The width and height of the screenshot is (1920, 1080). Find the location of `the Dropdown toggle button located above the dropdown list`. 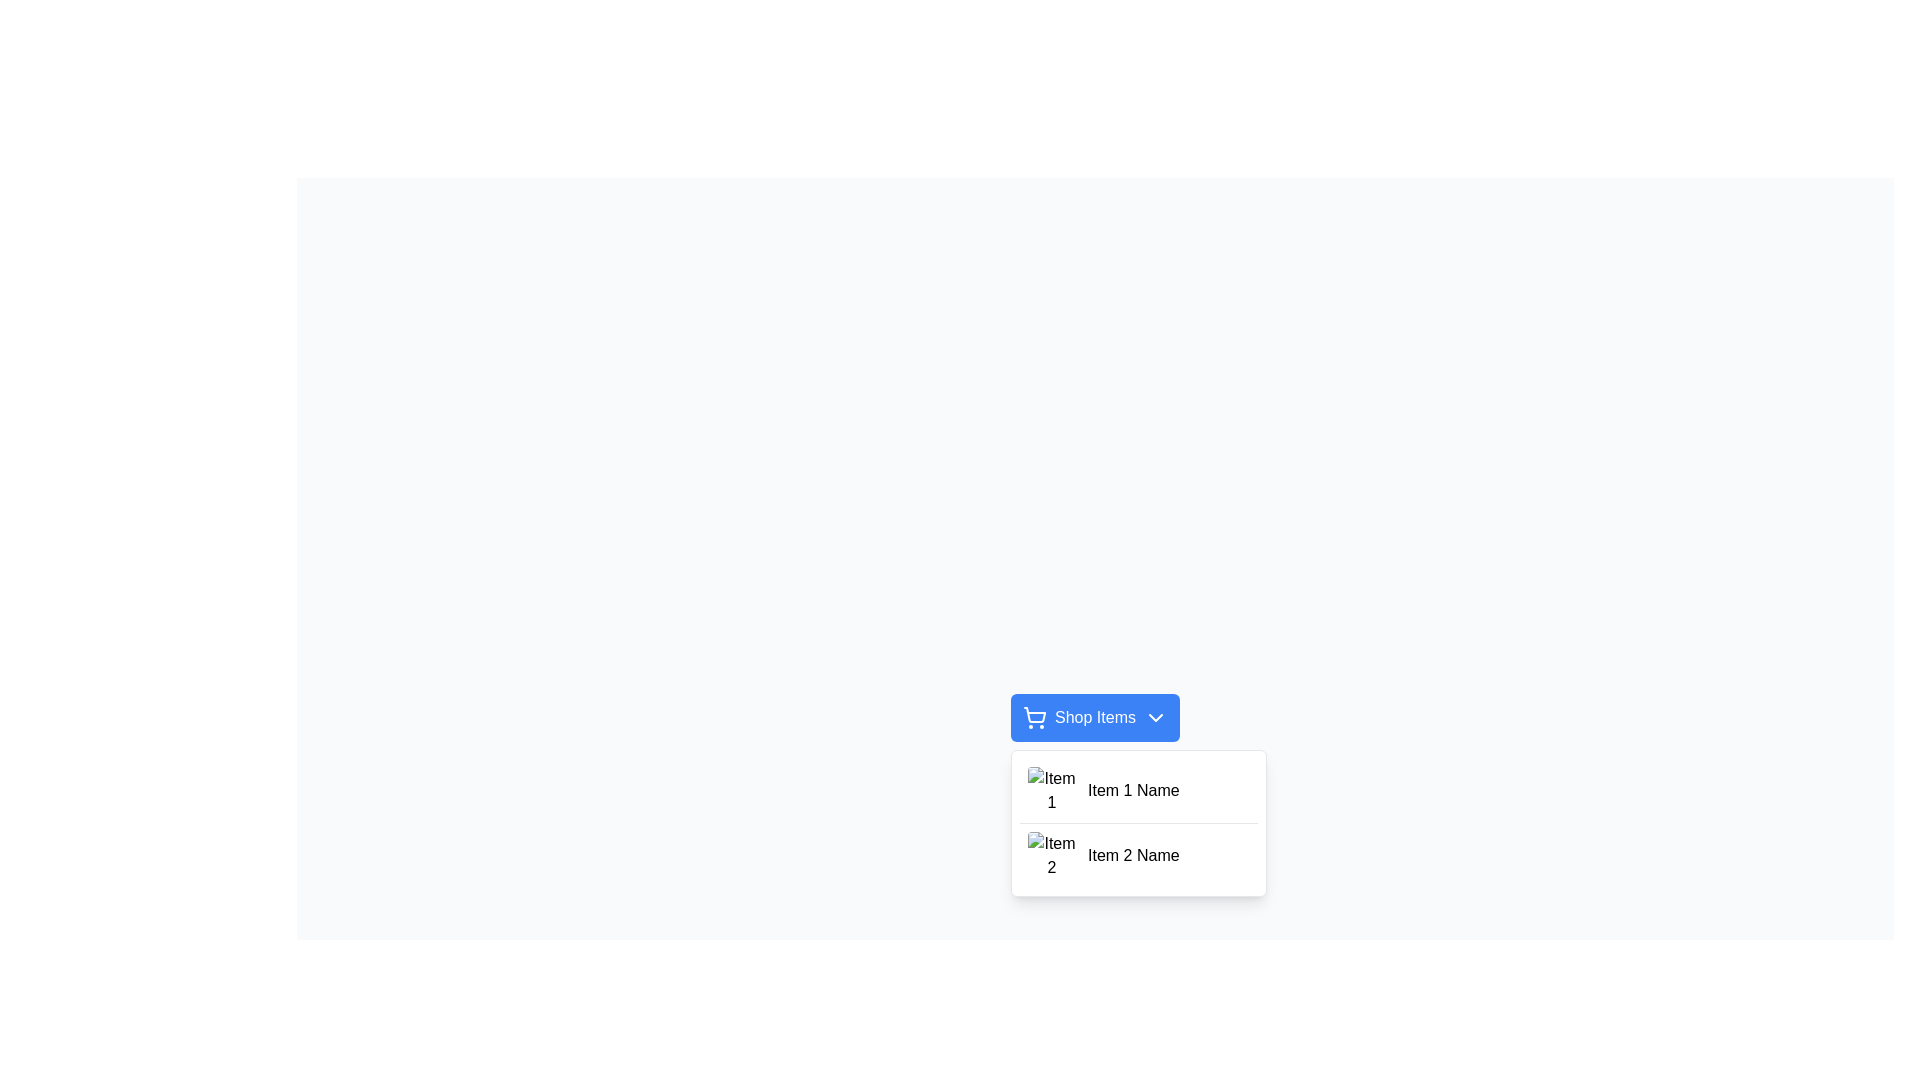

the Dropdown toggle button located above the dropdown list is located at coordinates (1094, 716).